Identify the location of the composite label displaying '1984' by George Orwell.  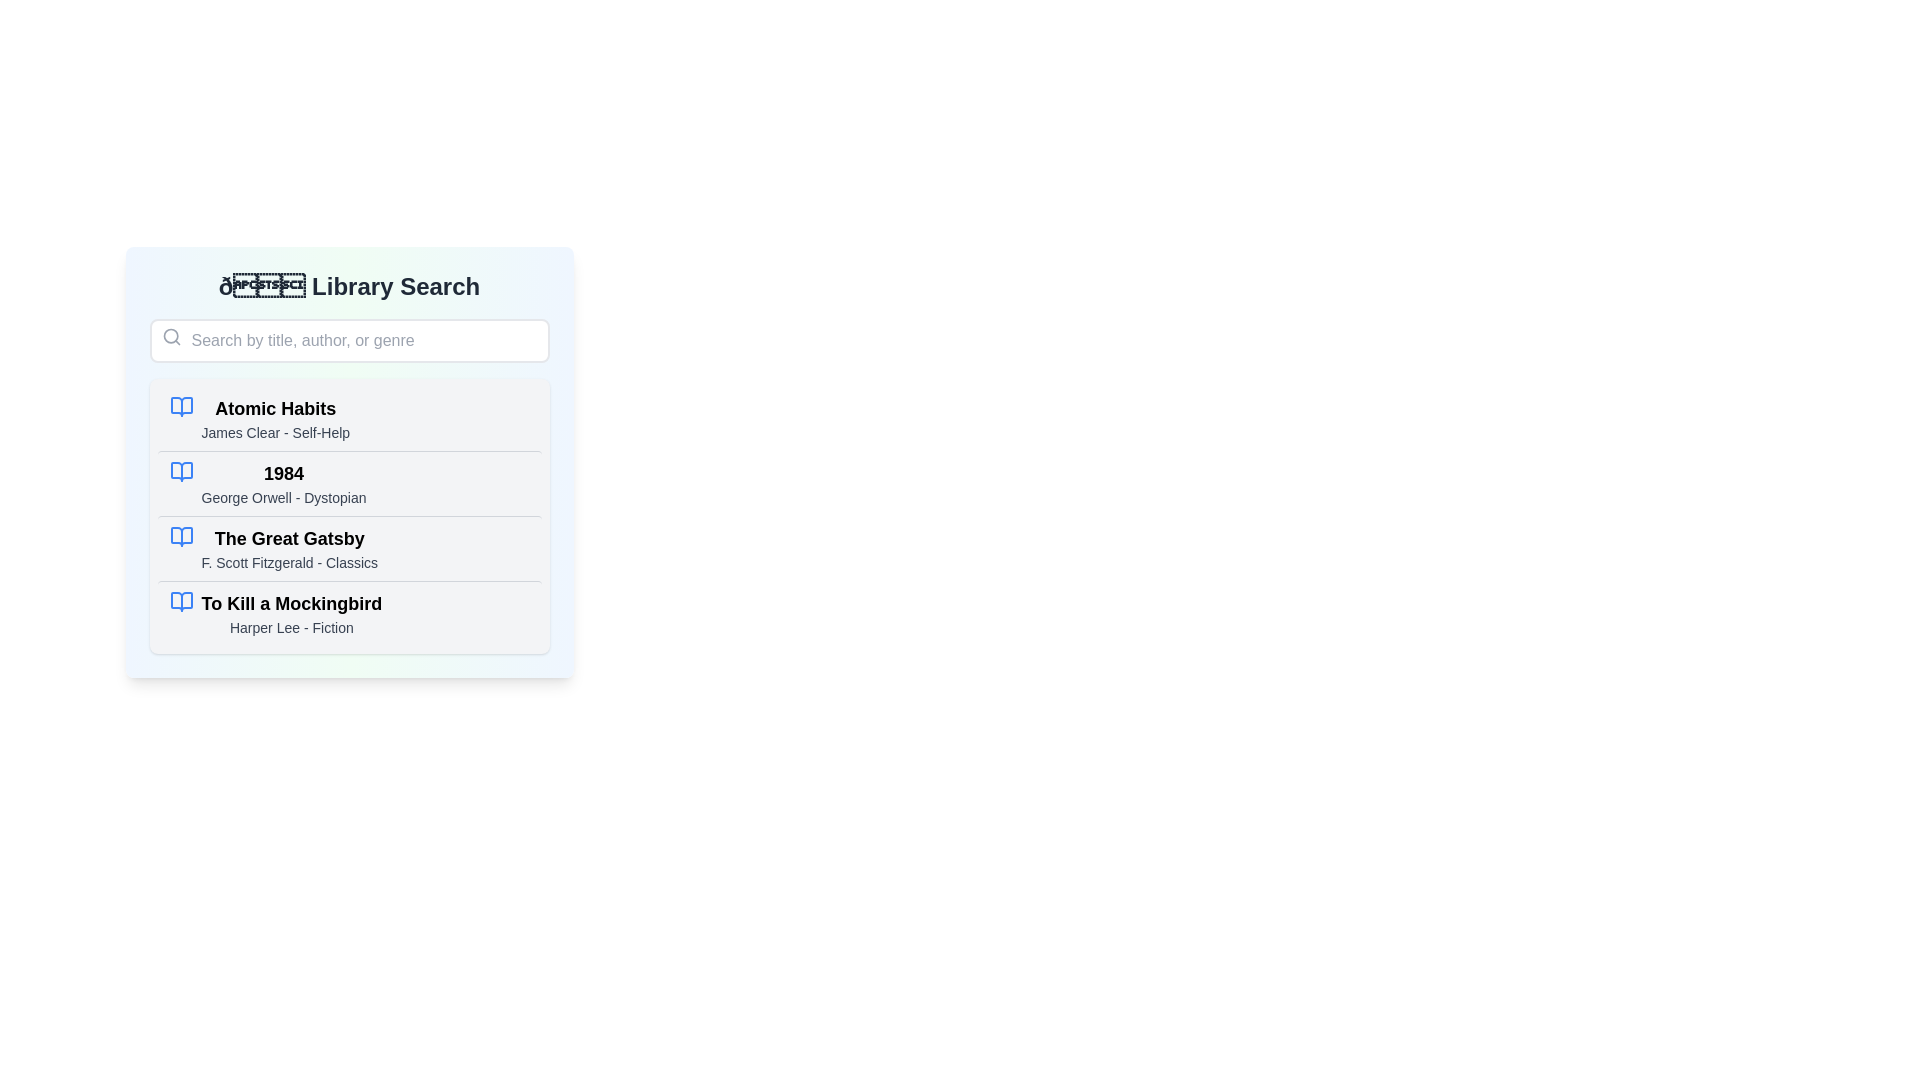
(282, 483).